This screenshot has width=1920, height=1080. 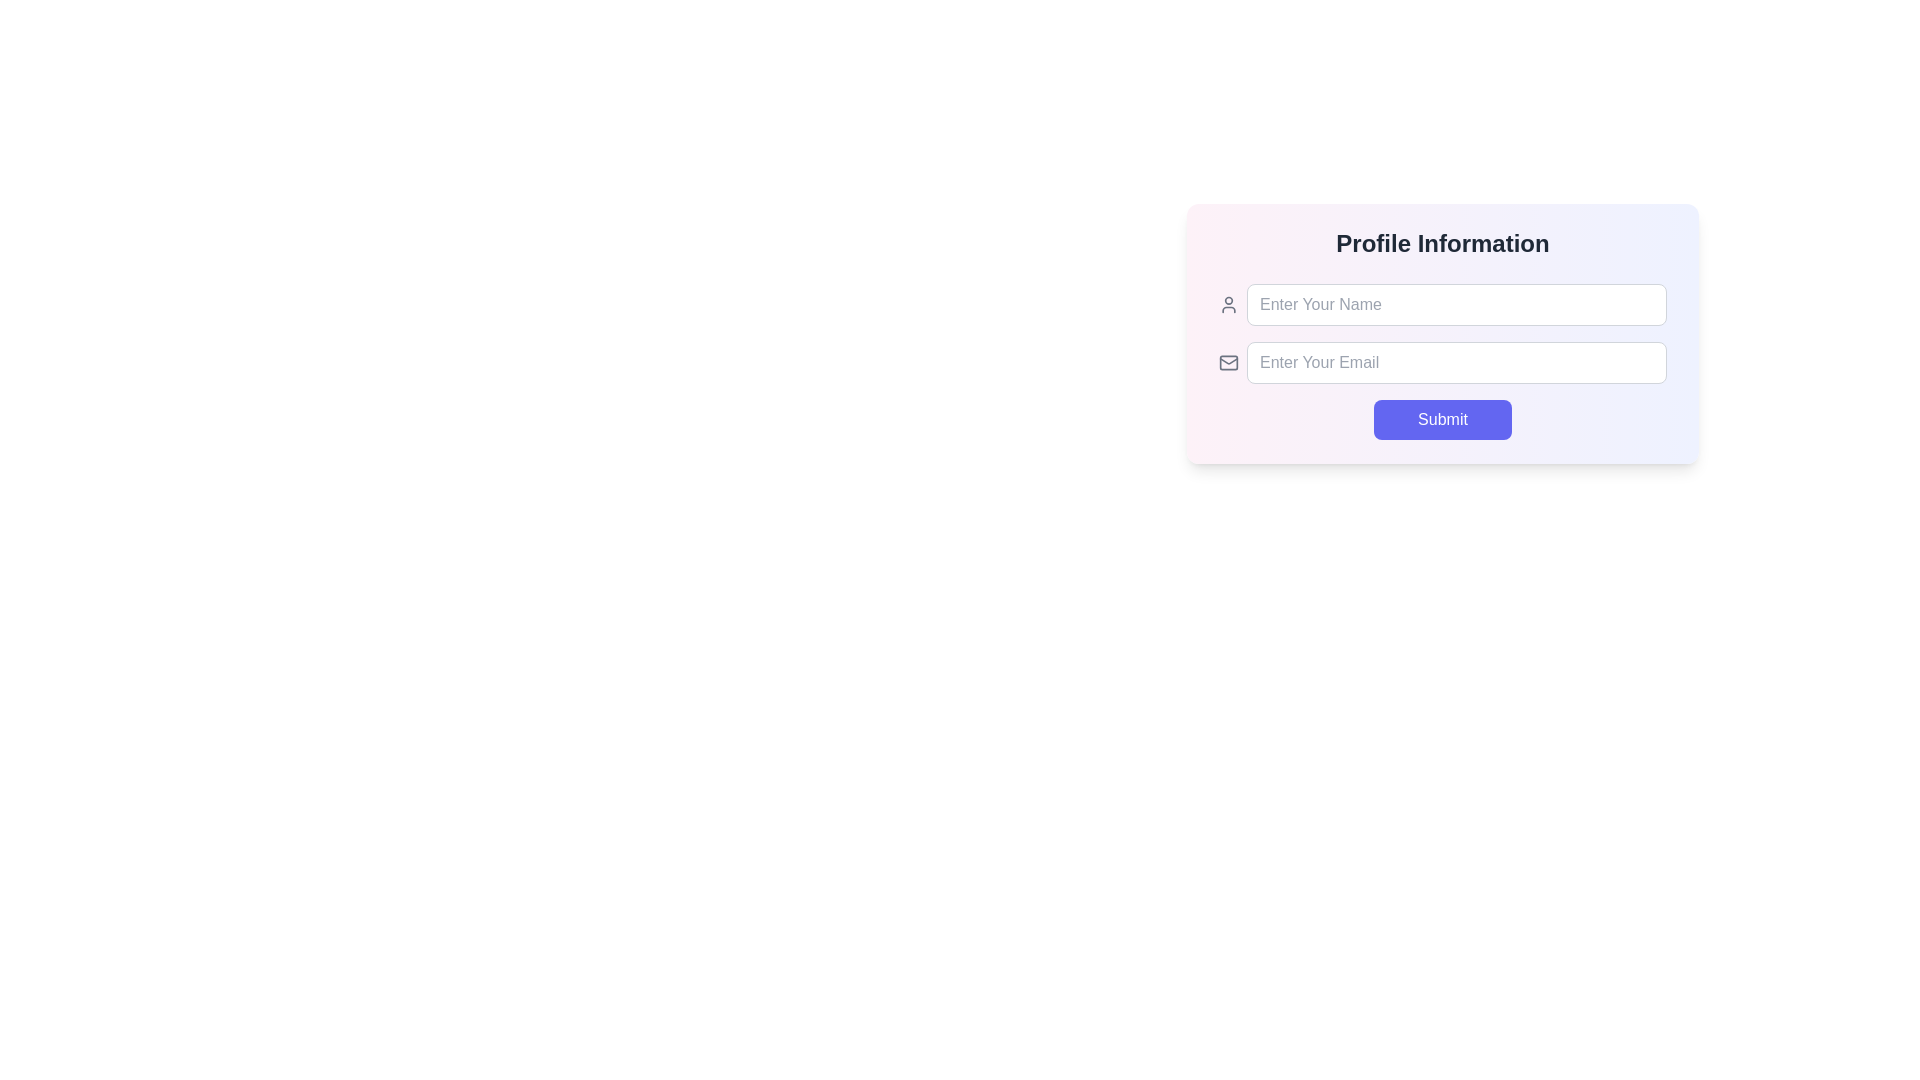 I want to click on the main rectangular section of the envelope icon located to the left of the email input field in the form, so click(x=1227, y=362).